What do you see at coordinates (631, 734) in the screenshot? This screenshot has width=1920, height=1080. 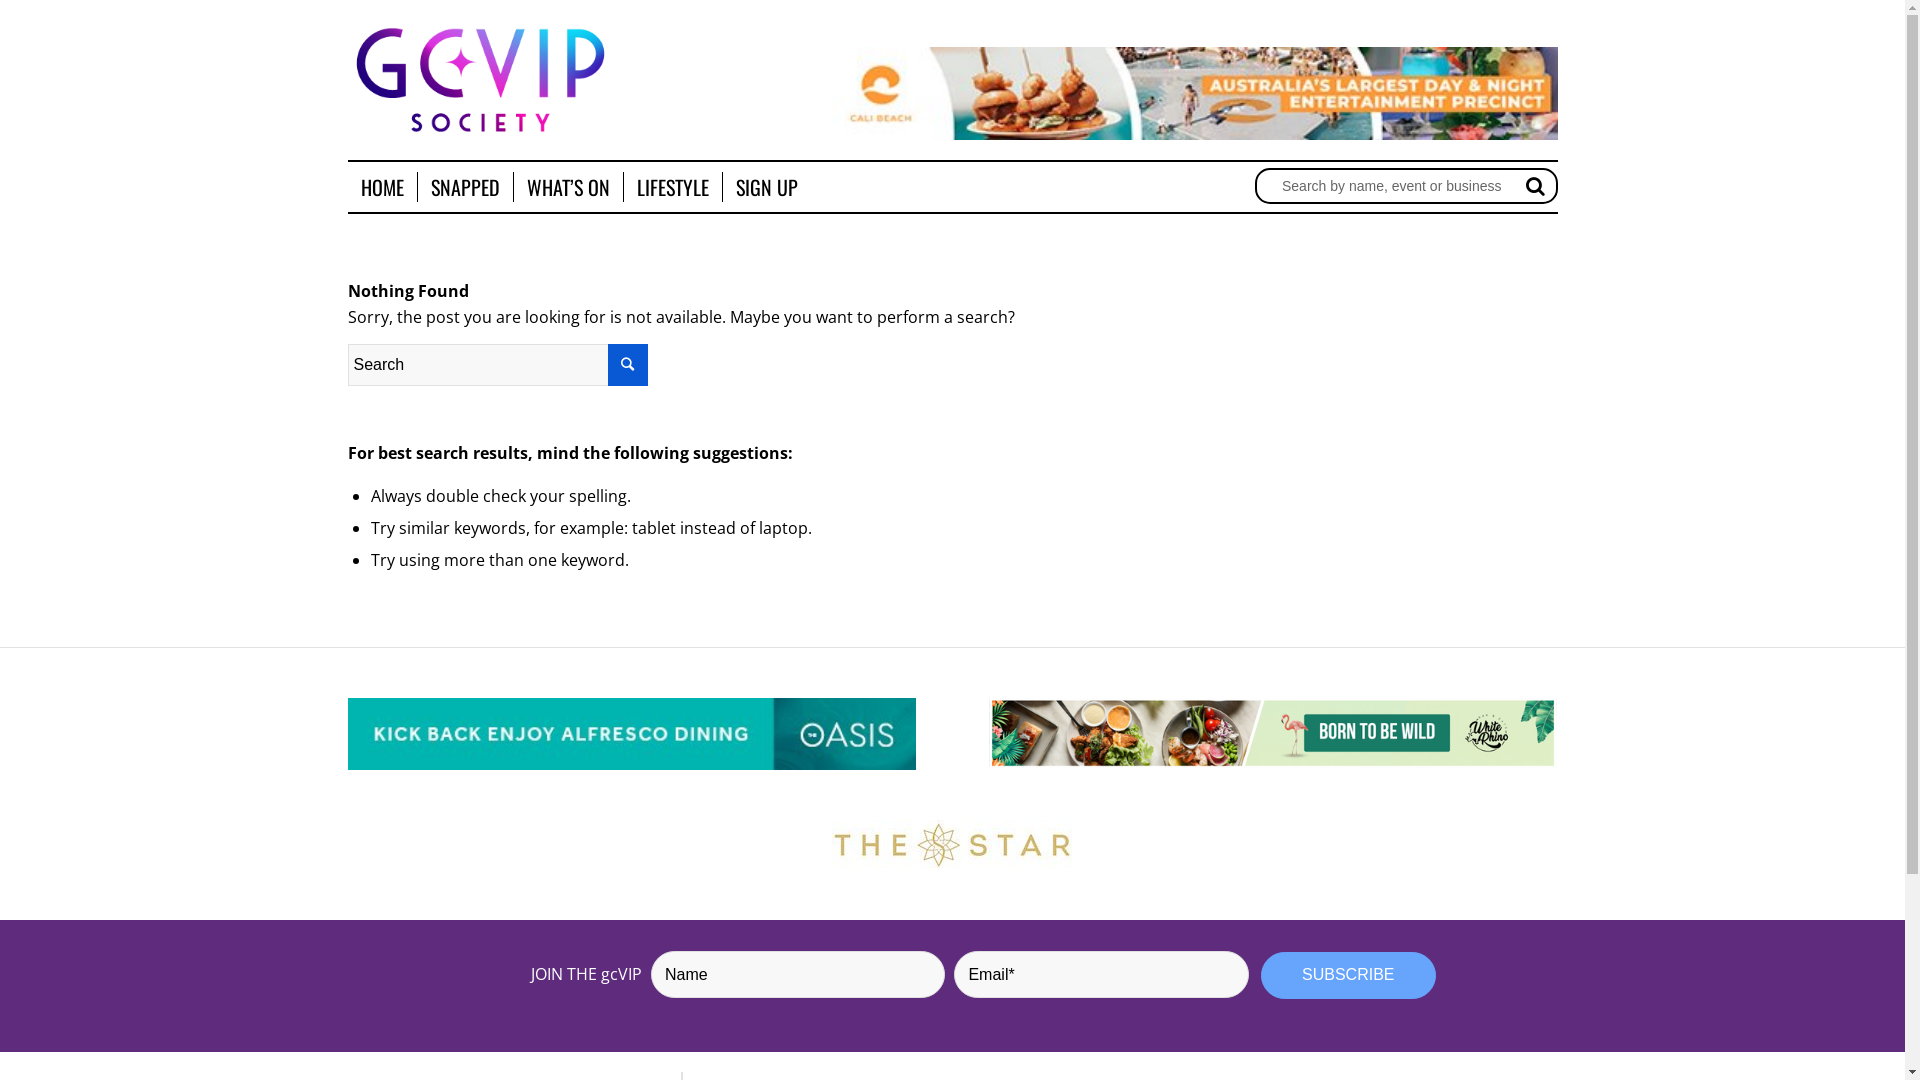 I see `'OAS3452-4_GCVIP-FooterHomepageBanner_468x60'` at bounding box center [631, 734].